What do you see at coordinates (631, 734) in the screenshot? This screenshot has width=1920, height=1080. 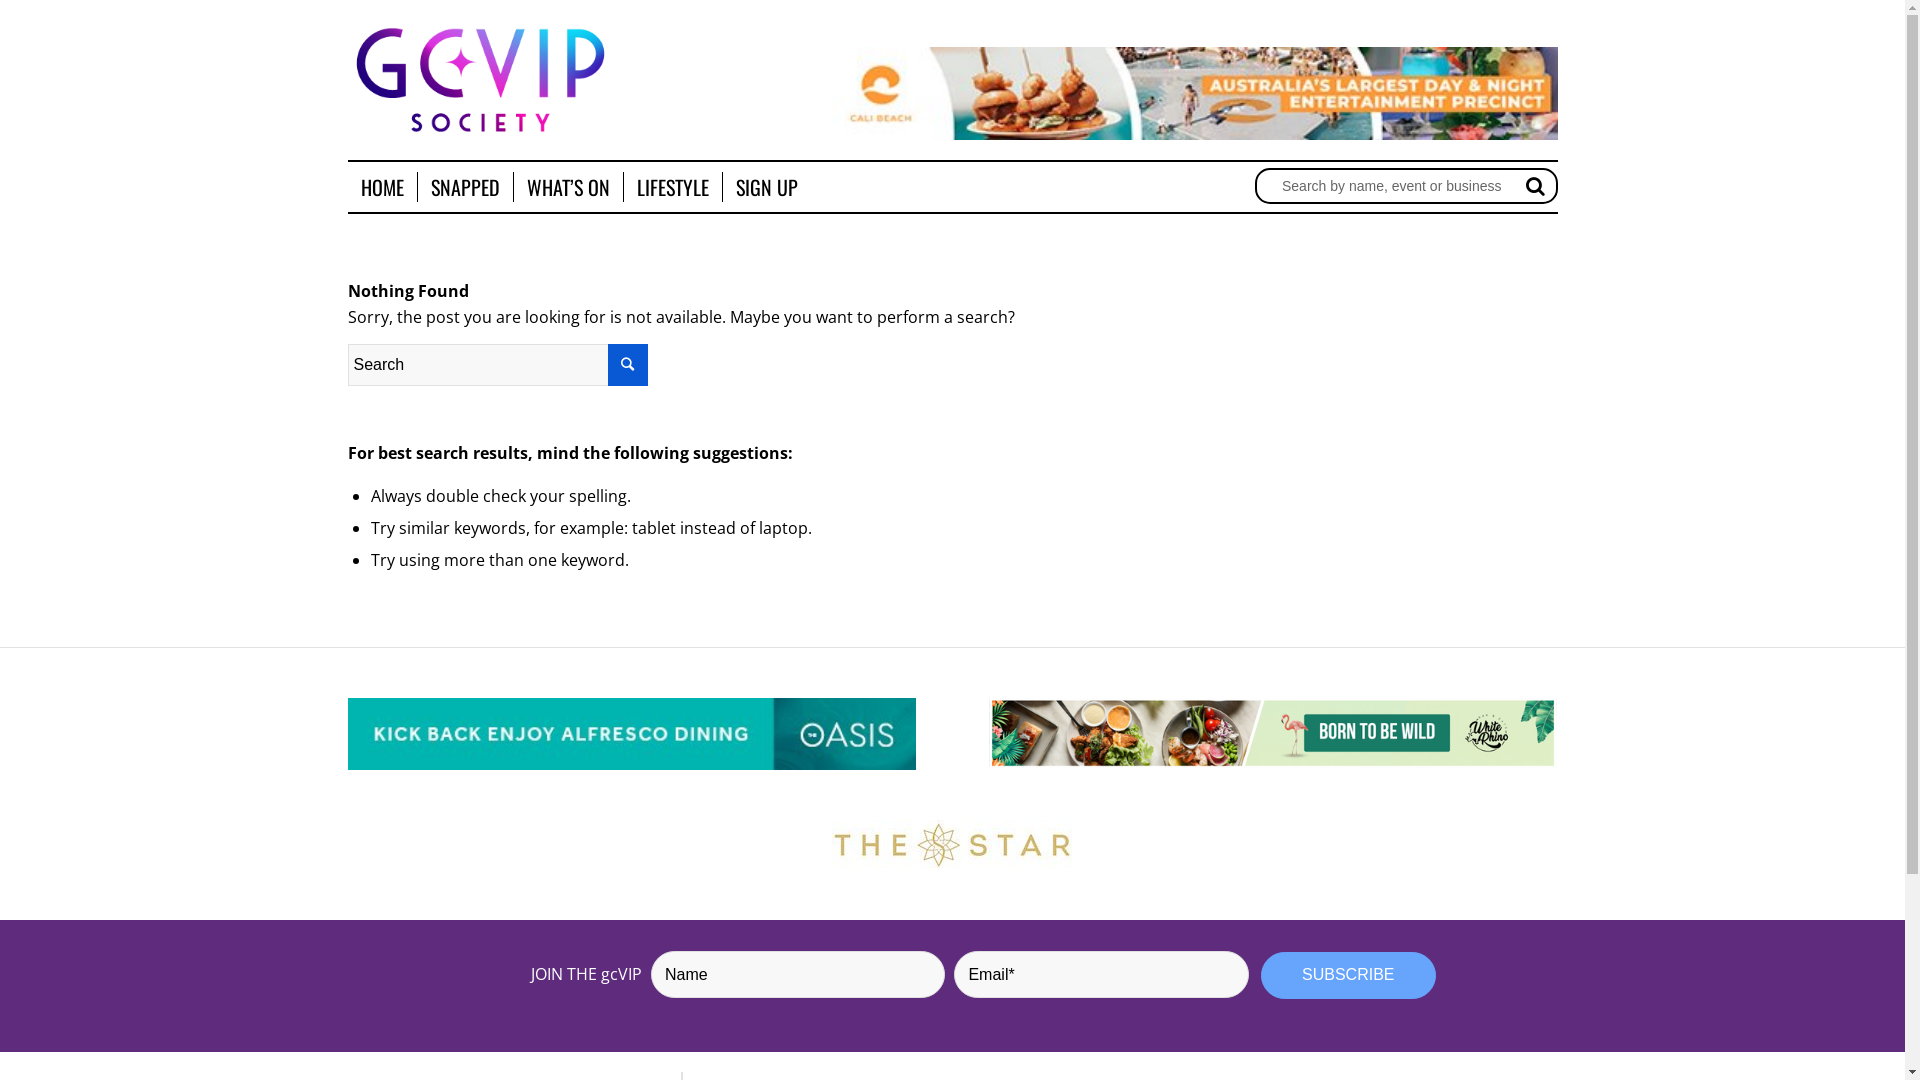 I see `'OAS3452-4_GCVIP-FooterHomepageBanner_468x60'` at bounding box center [631, 734].